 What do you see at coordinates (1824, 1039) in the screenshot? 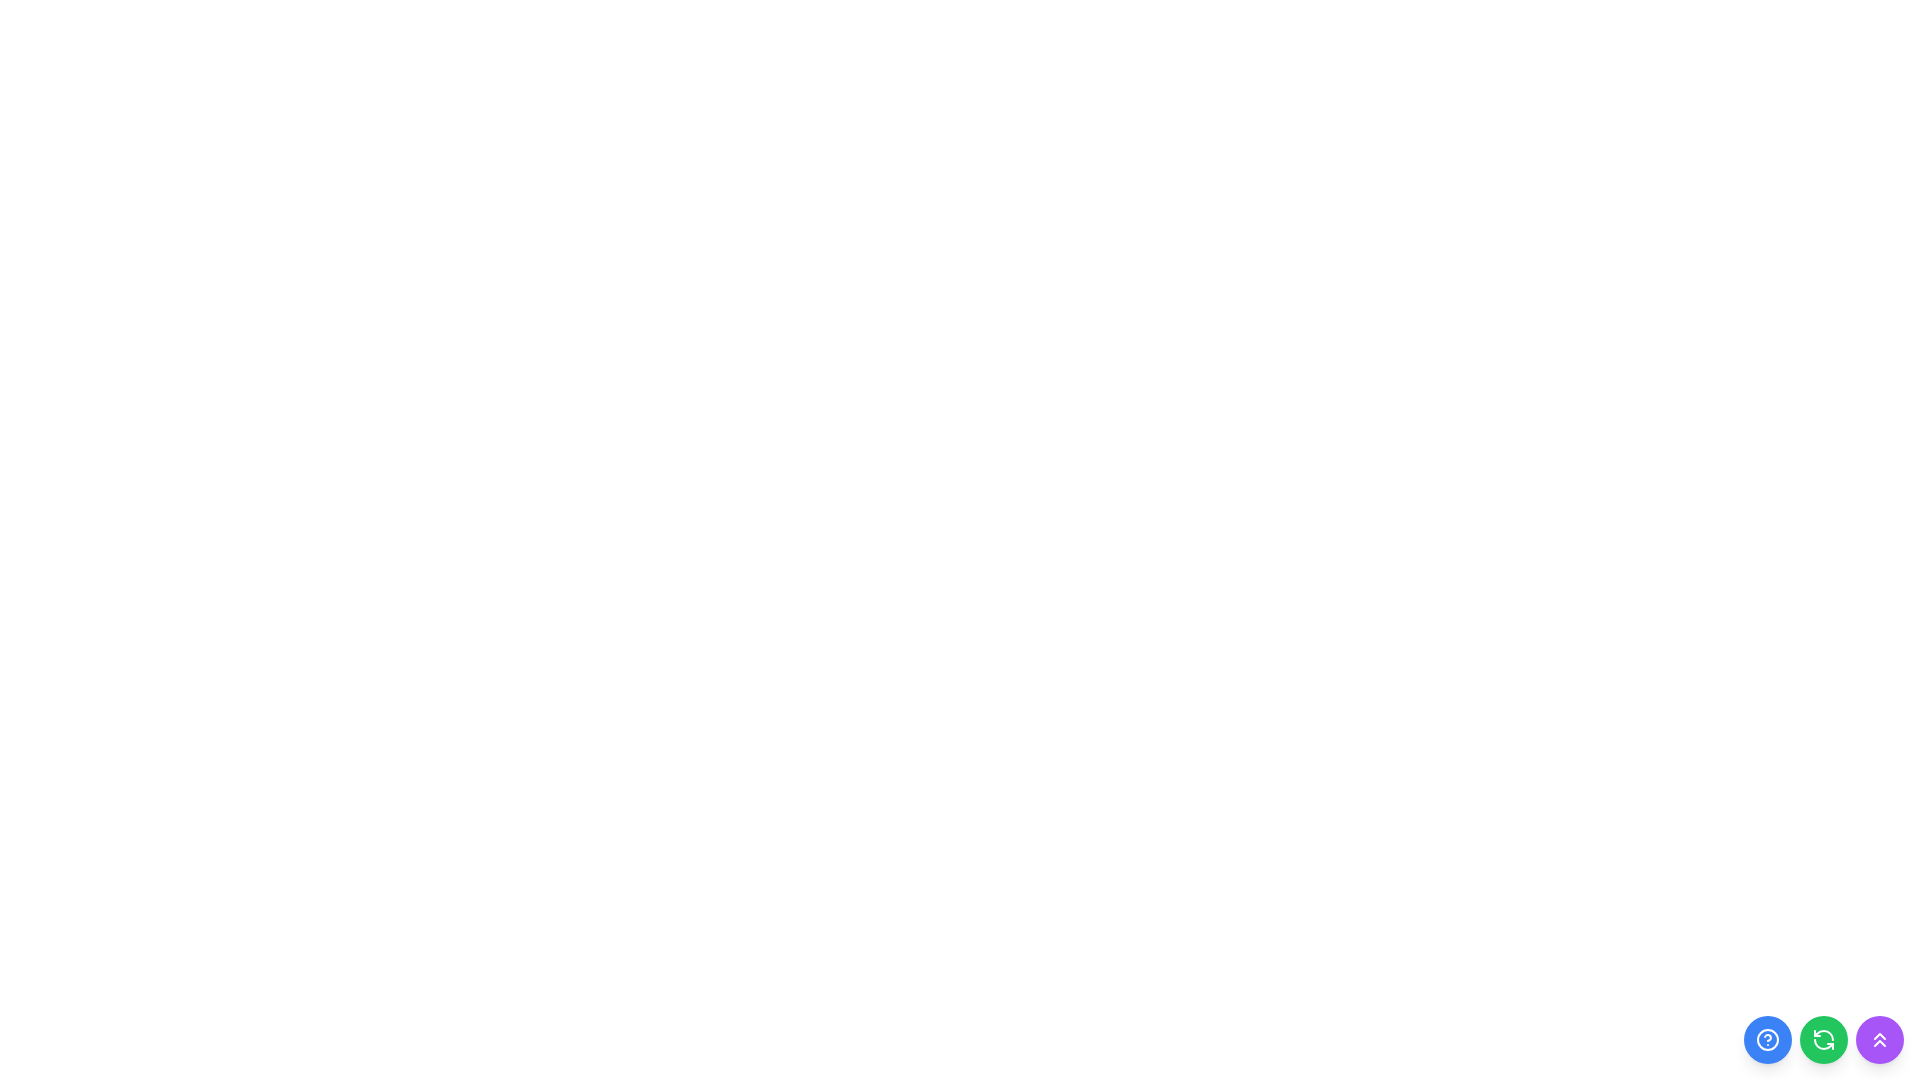
I see `the second circular button with a green background and a refresh symbol` at bounding box center [1824, 1039].